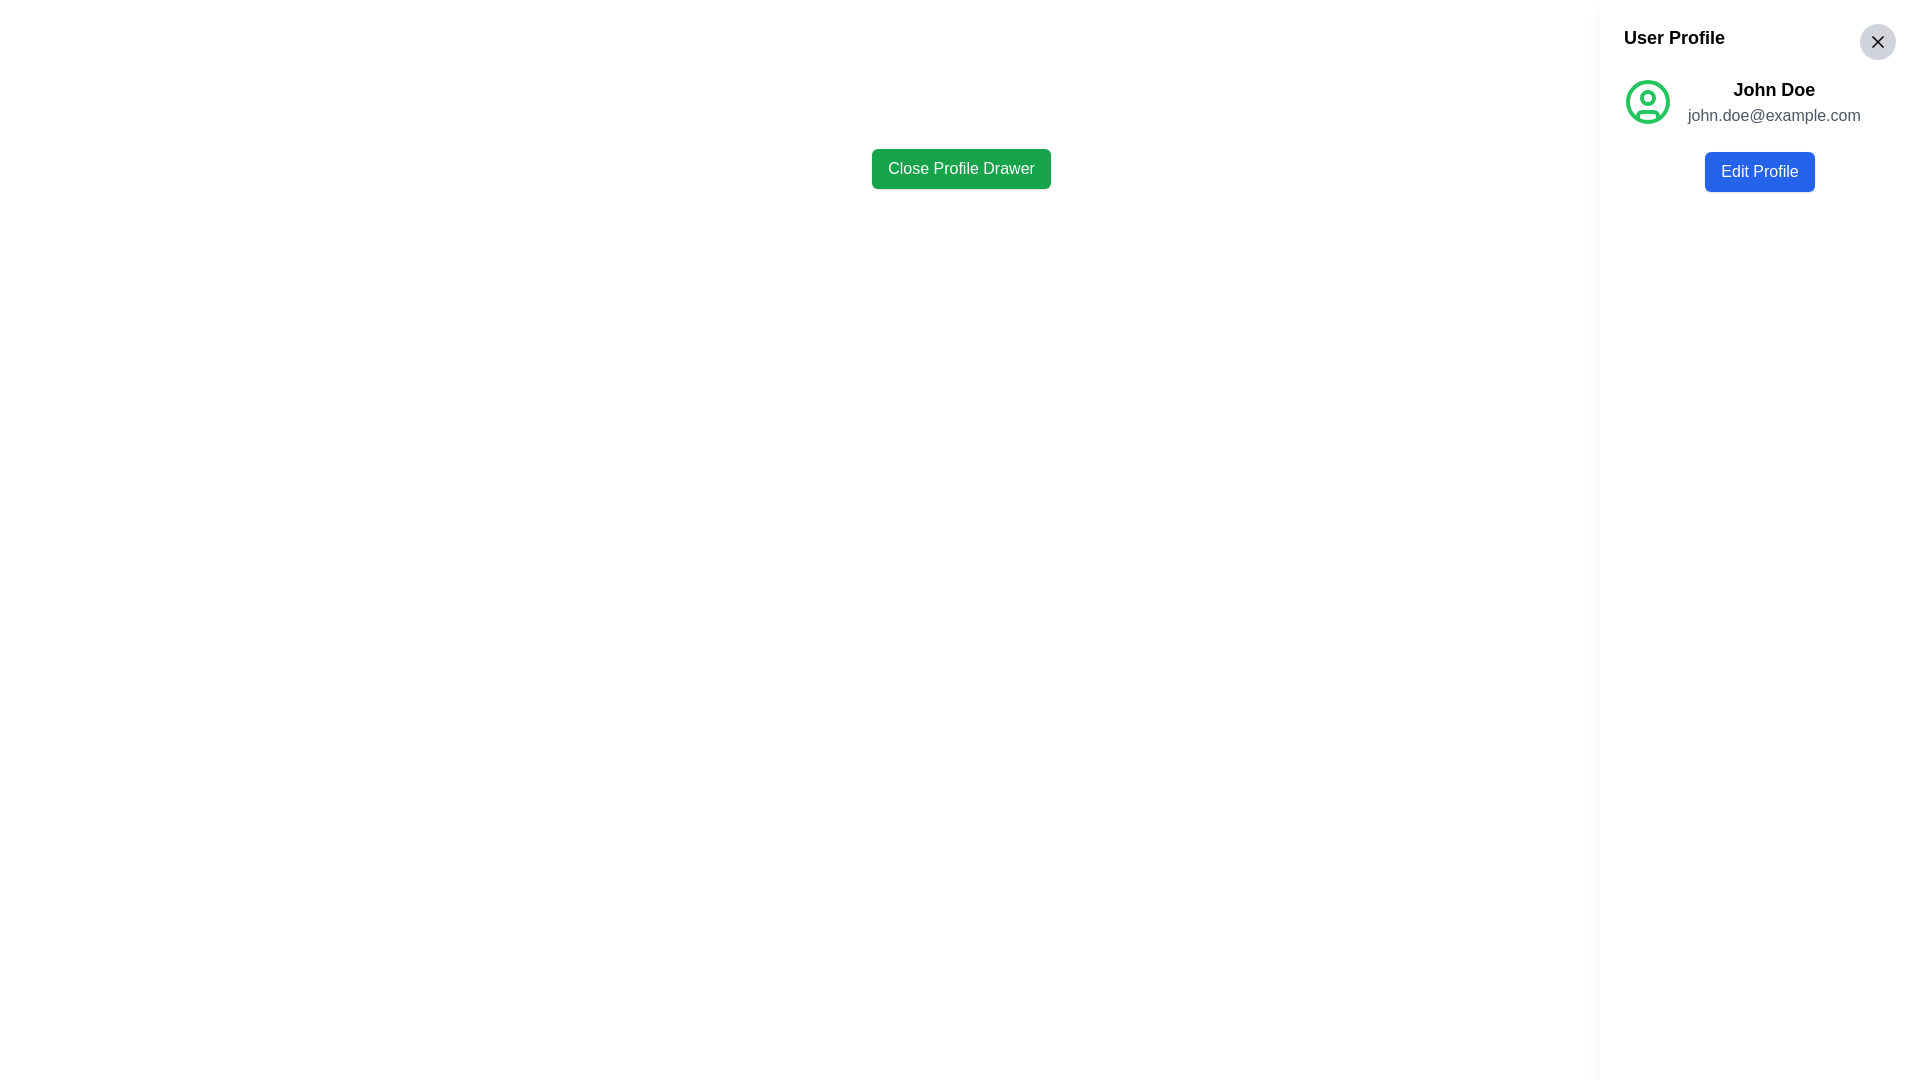  Describe the element at coordinates (1647, 97) in the screenshot. I see `the small circular shape located within the larger circle in the profile section of the interface, positioned to the left of the username and email address` at that location.